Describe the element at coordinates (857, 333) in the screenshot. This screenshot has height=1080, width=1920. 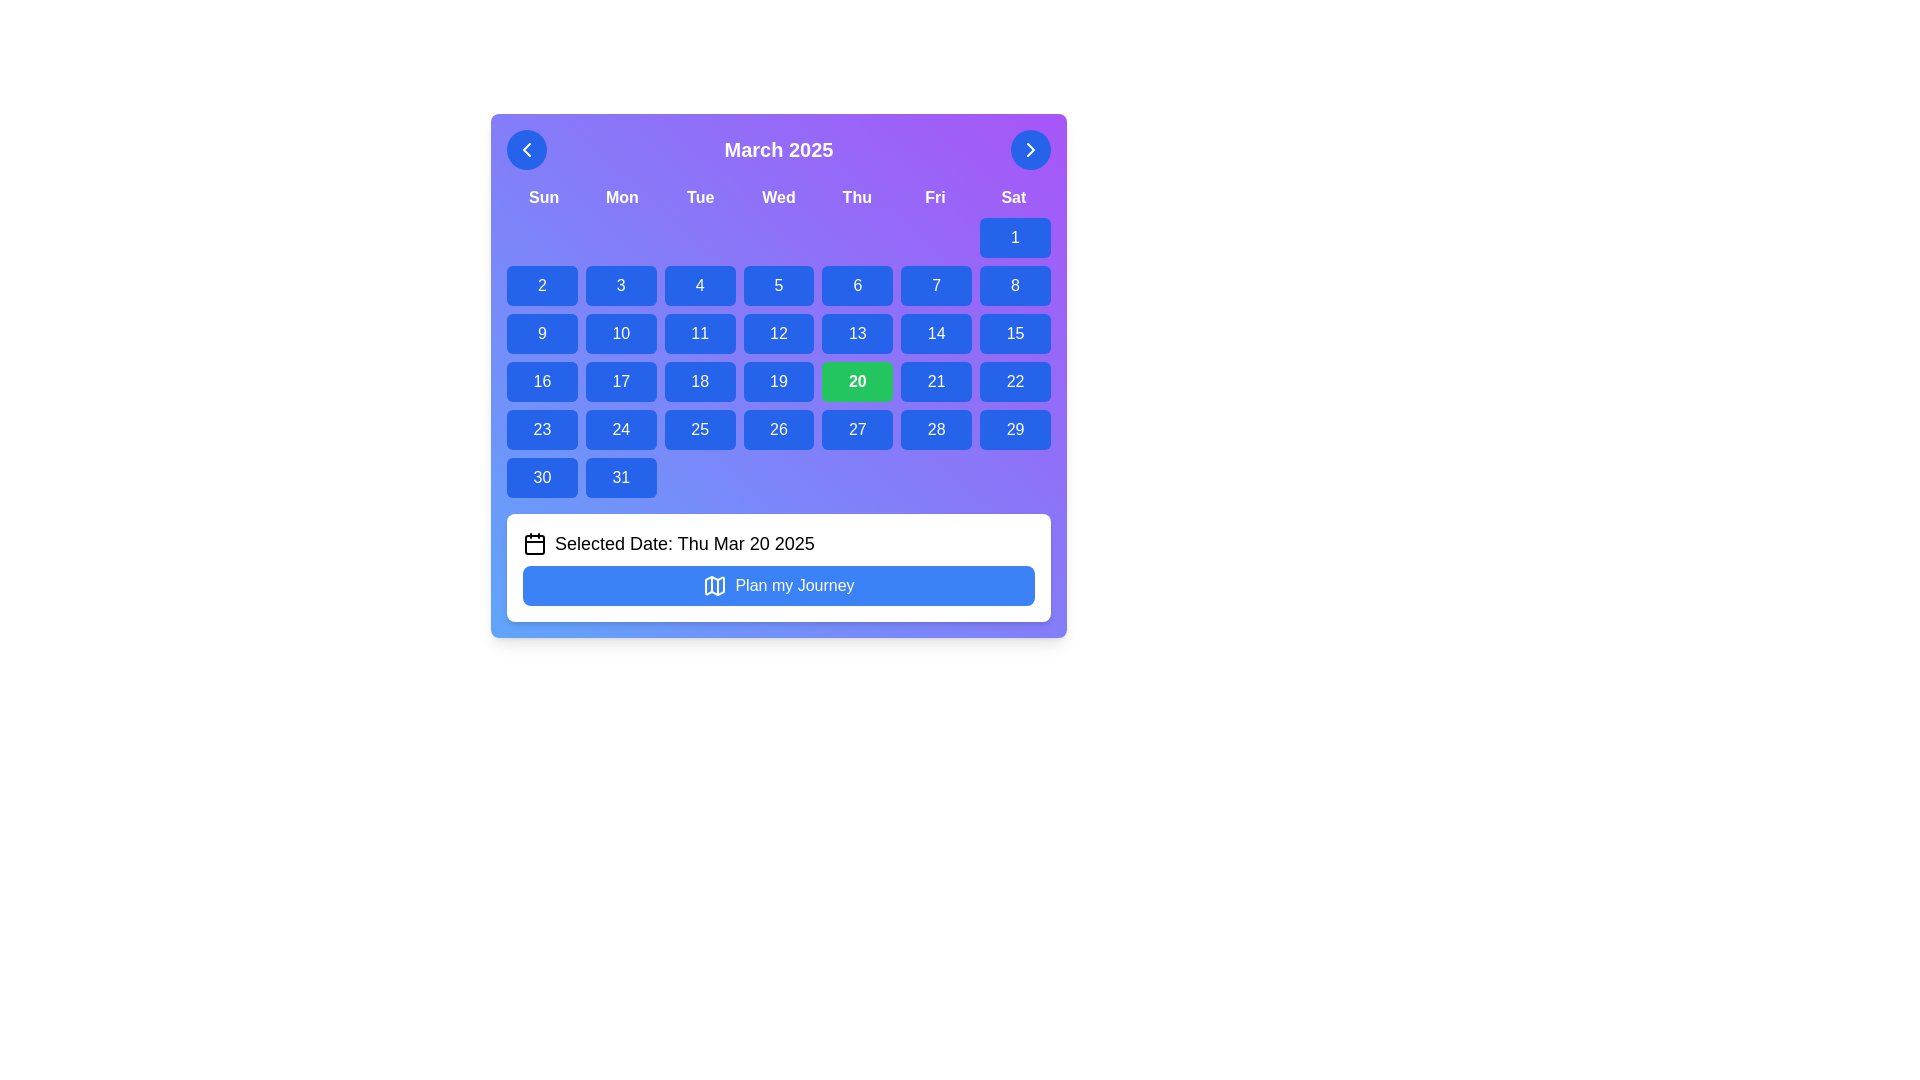
I see `the button with the white number '13' in the fifth column of the third row of the calendar grid` at that location.